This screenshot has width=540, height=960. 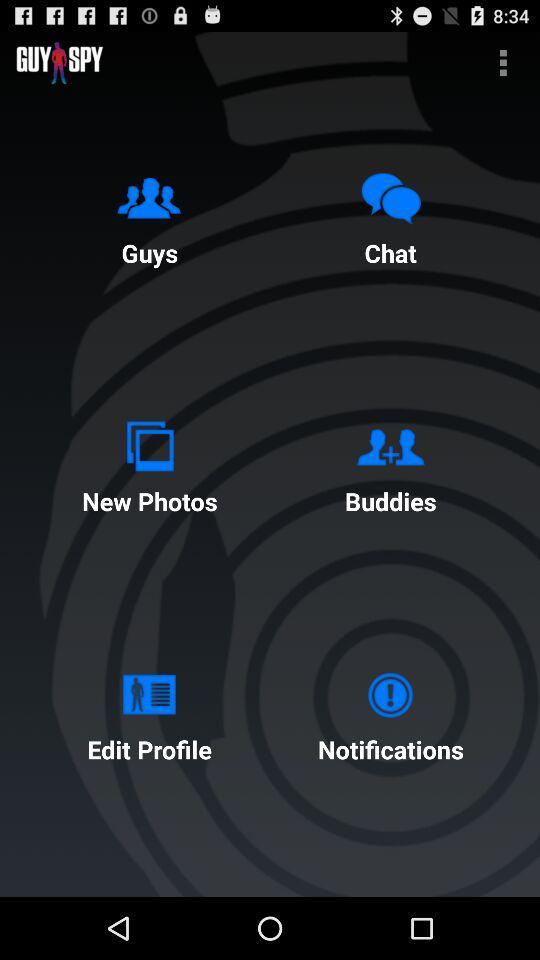 I want to click on the icon next to chat button, so click(x=148, y=215).